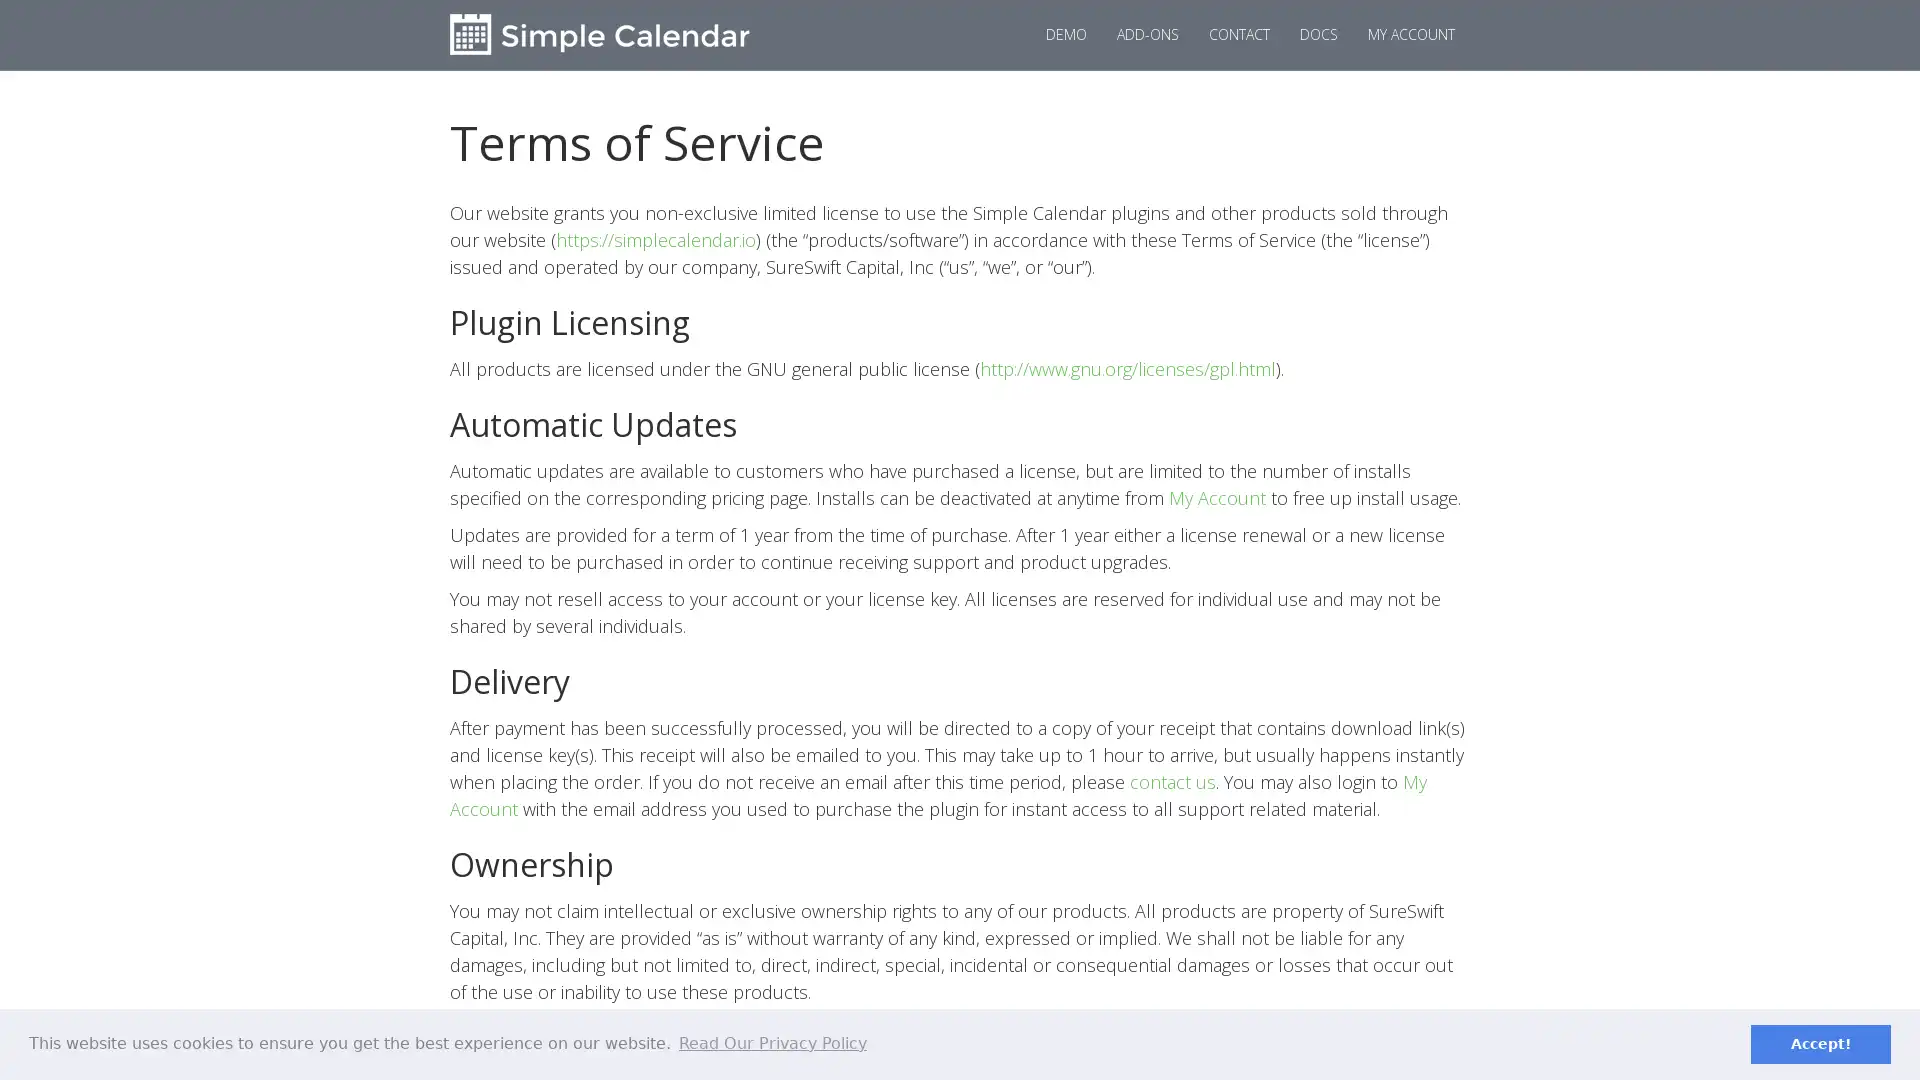 Image resolution: width=1920 pixels, height=1080 pixels. I want to click on dismiss cookie message, so click(1820, 1043).